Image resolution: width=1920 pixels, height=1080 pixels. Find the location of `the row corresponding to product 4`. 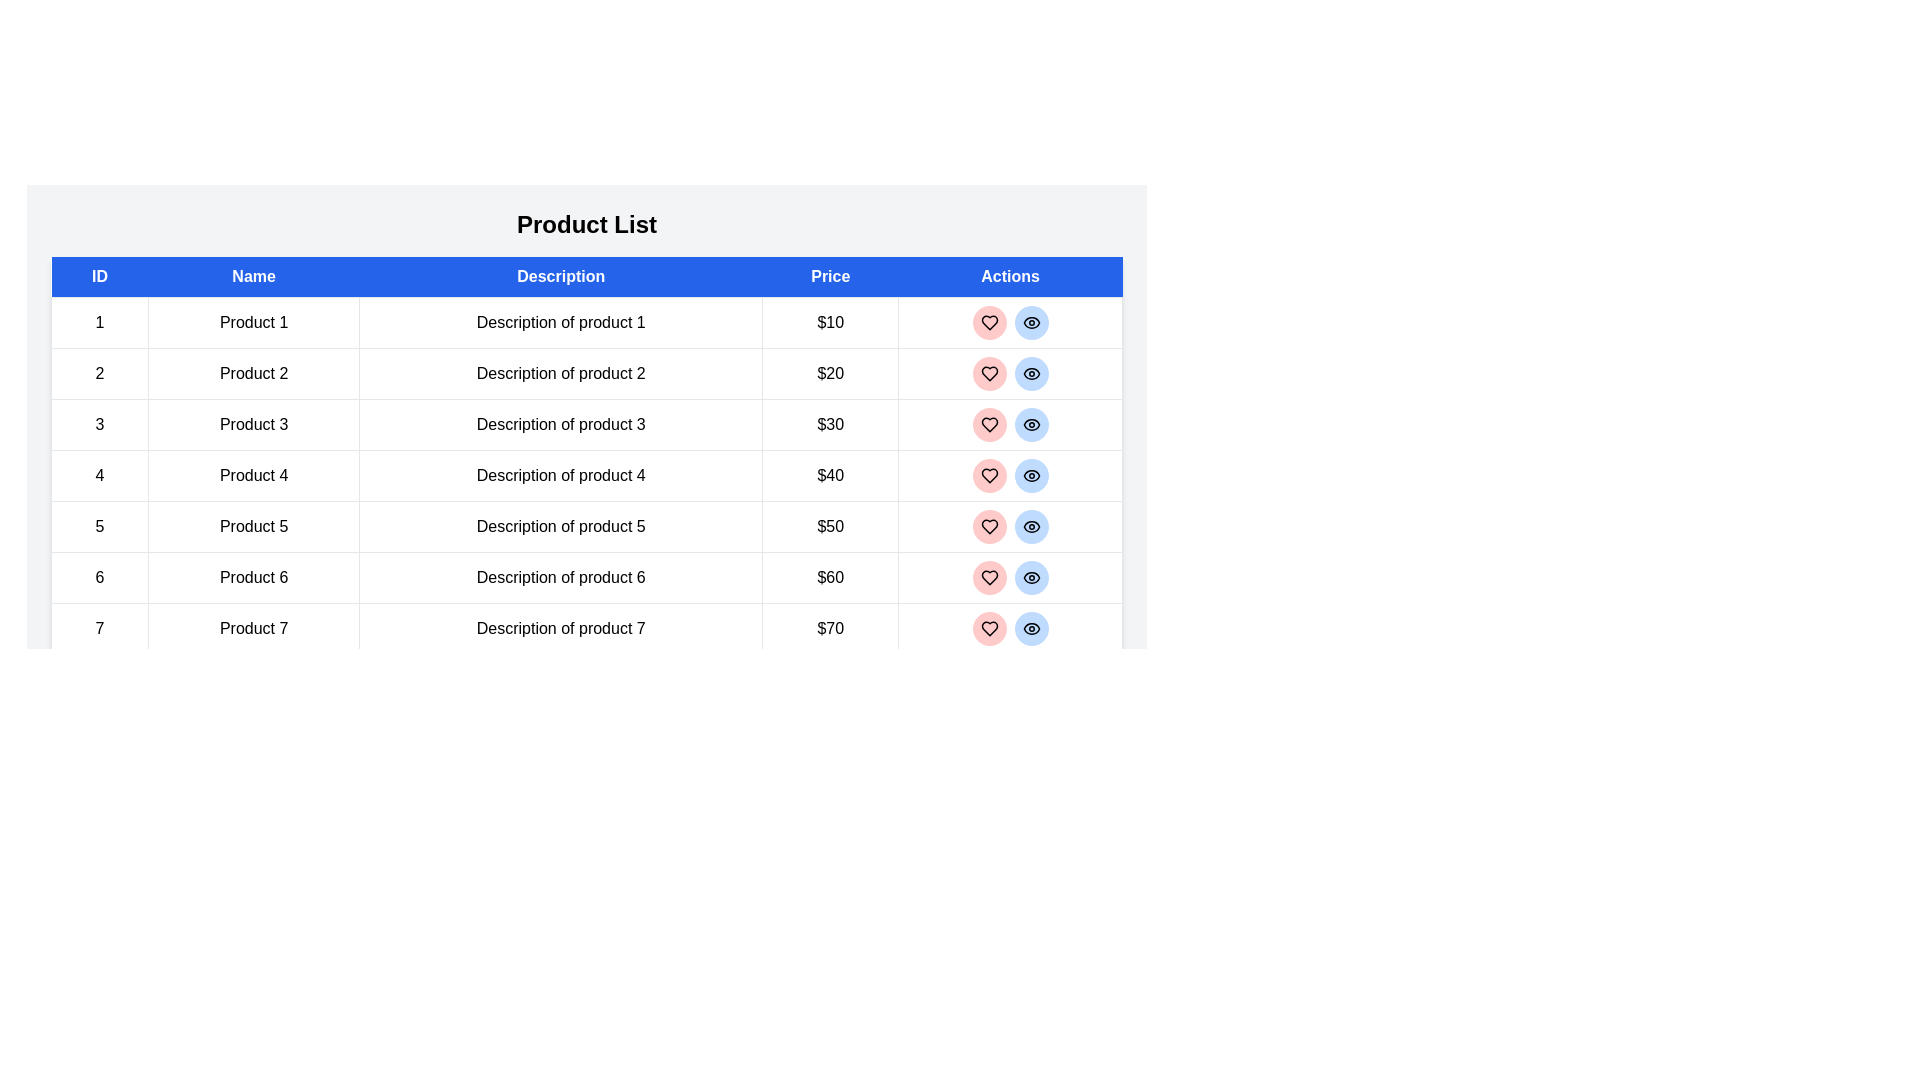

the row corresponding to product 4 is located at coordinates (585, 475).